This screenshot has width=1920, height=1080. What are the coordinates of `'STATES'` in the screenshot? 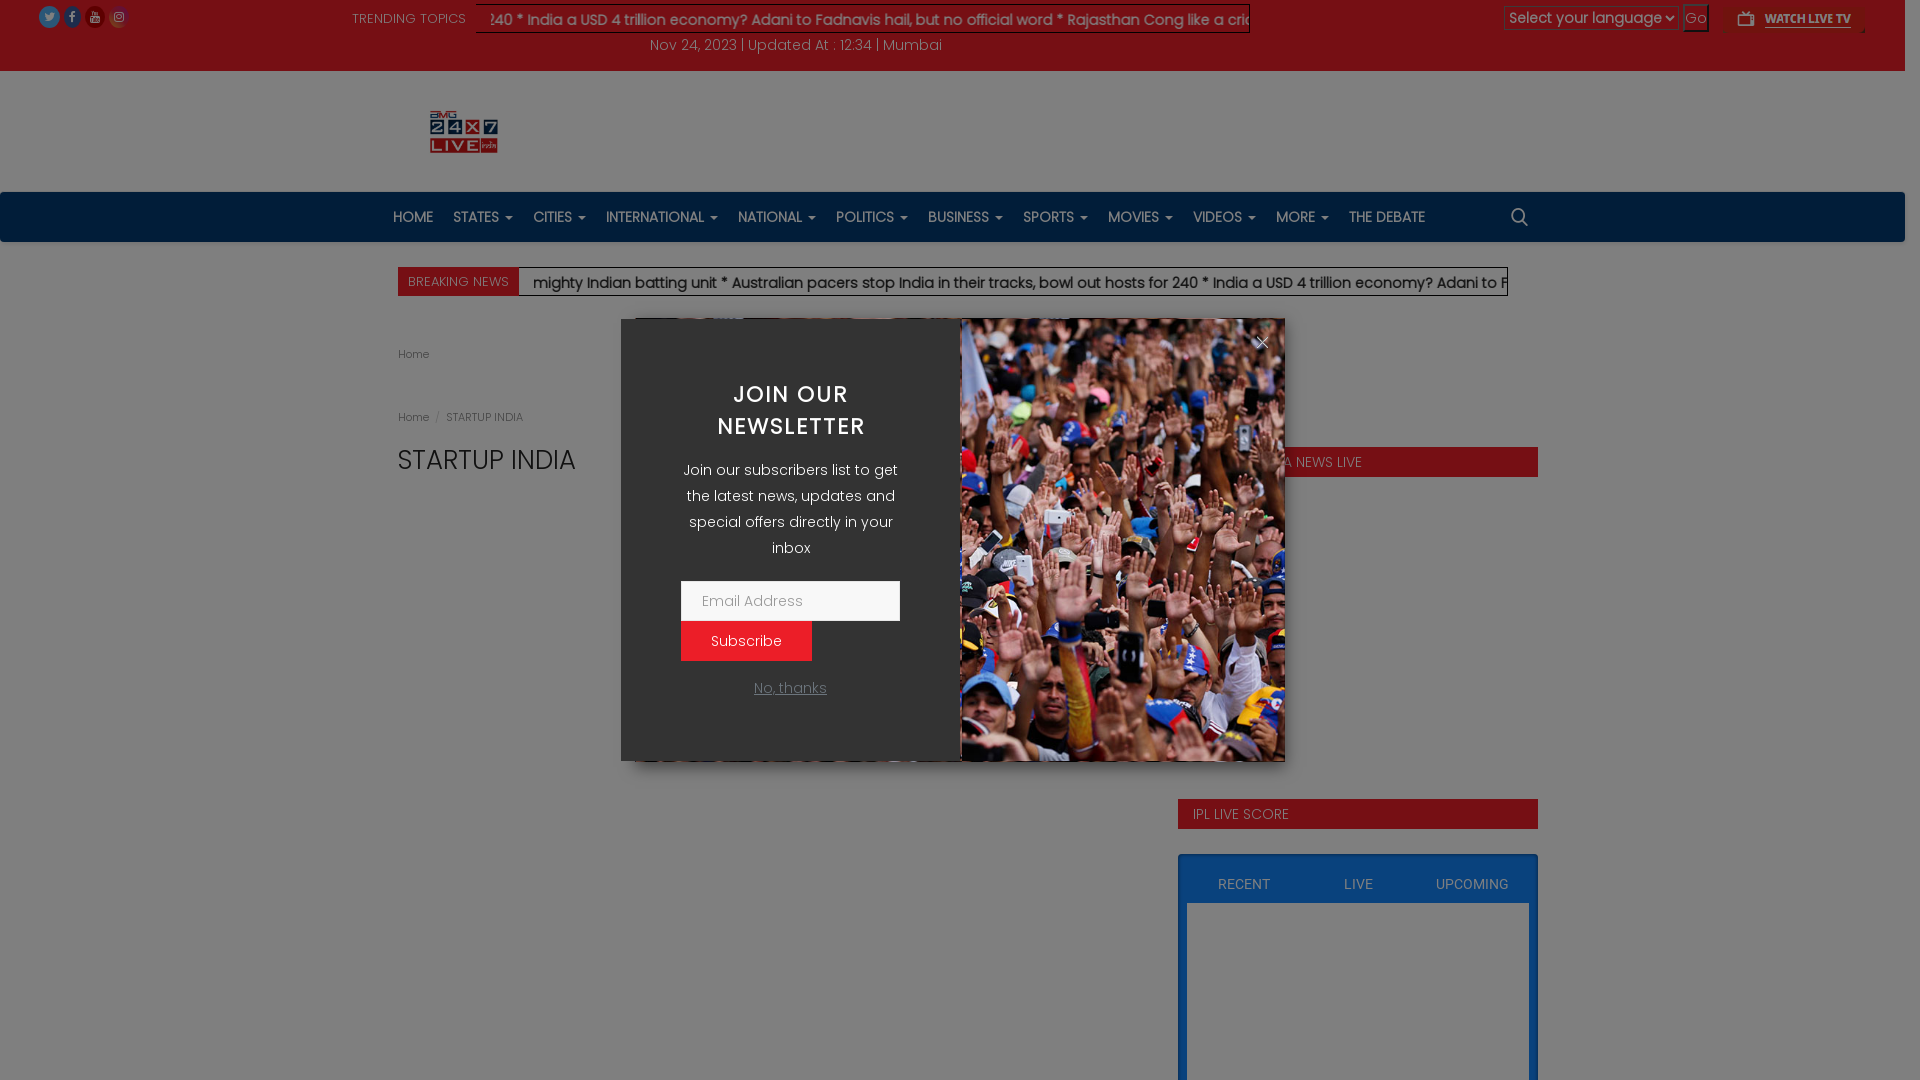 It's located at (481, 216).